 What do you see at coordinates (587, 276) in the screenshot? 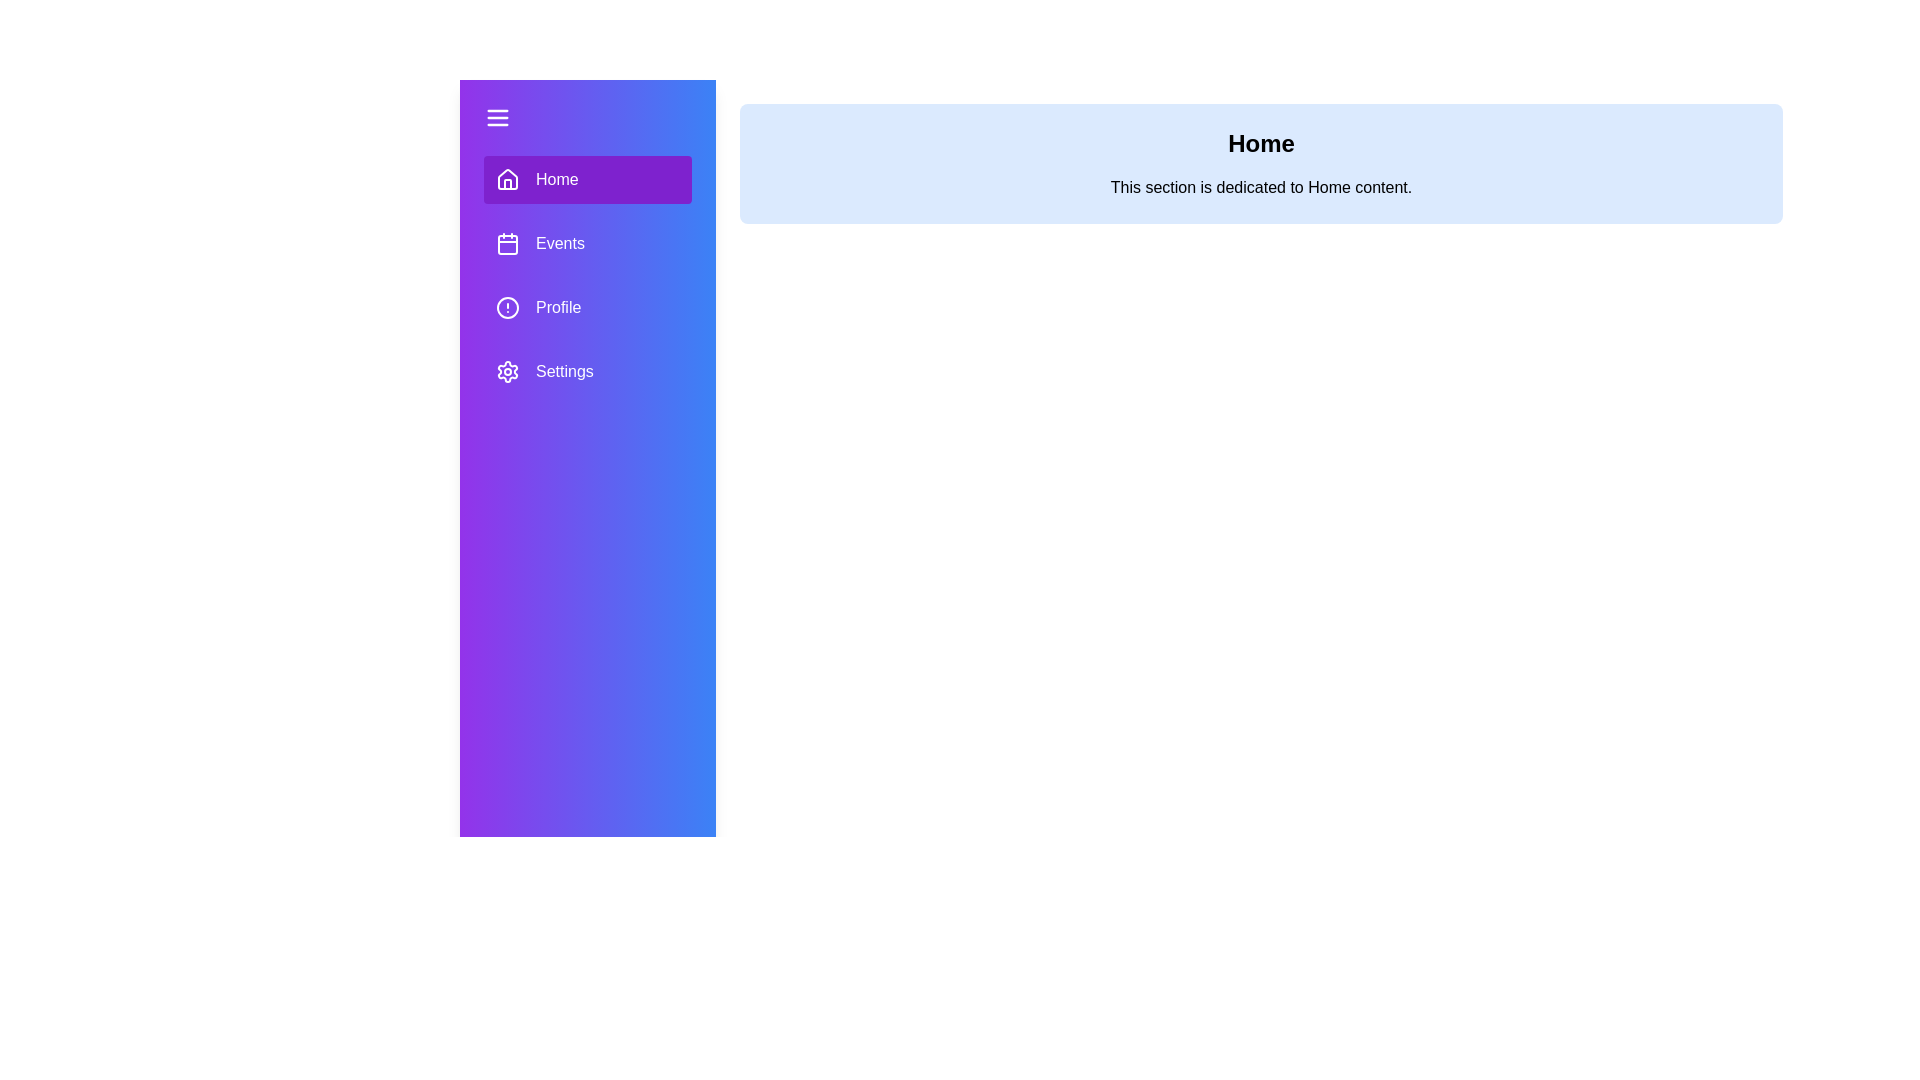
I see `the 'Events' navigation link located in the sidebar menu, positioned below 'Home' and above 'Profile'` at bounding box center [587, 276].